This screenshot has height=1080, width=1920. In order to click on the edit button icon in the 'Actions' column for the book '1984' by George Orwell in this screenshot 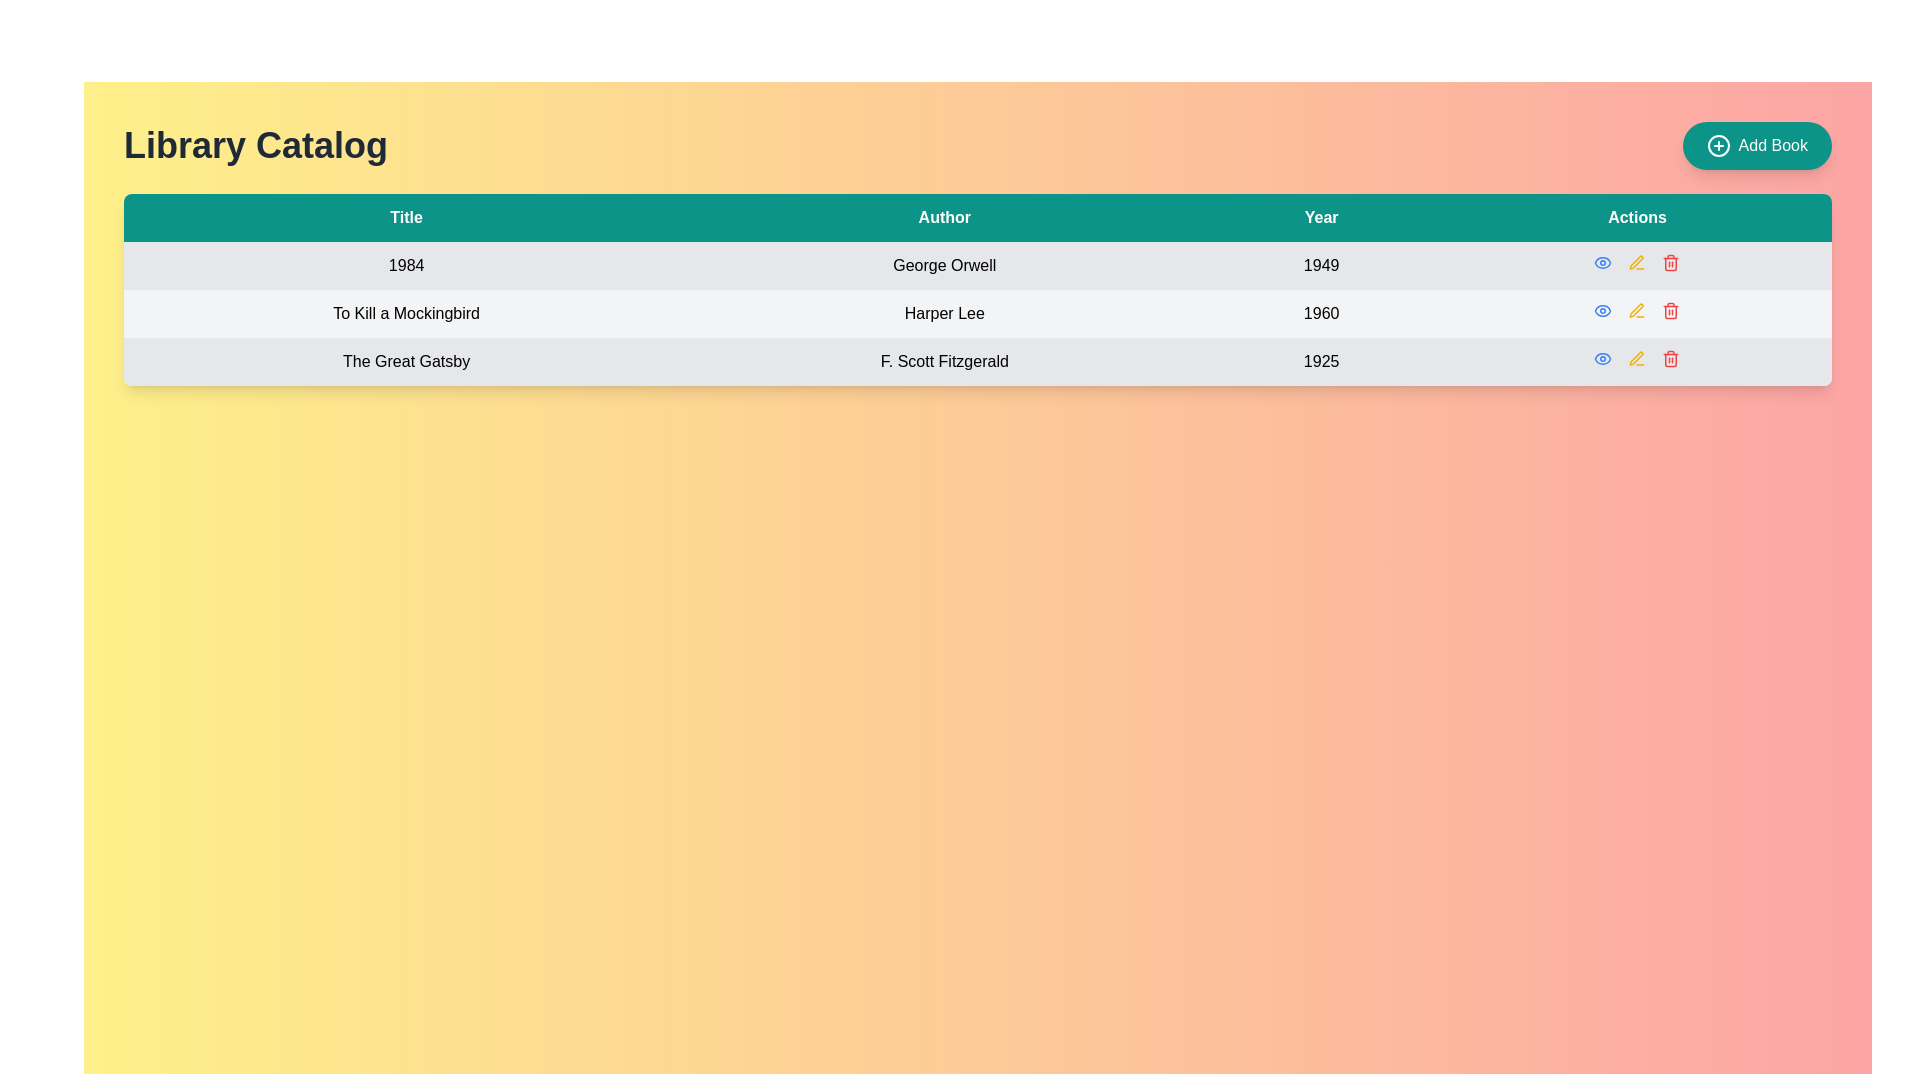, I will do `click(1637, 261)`.